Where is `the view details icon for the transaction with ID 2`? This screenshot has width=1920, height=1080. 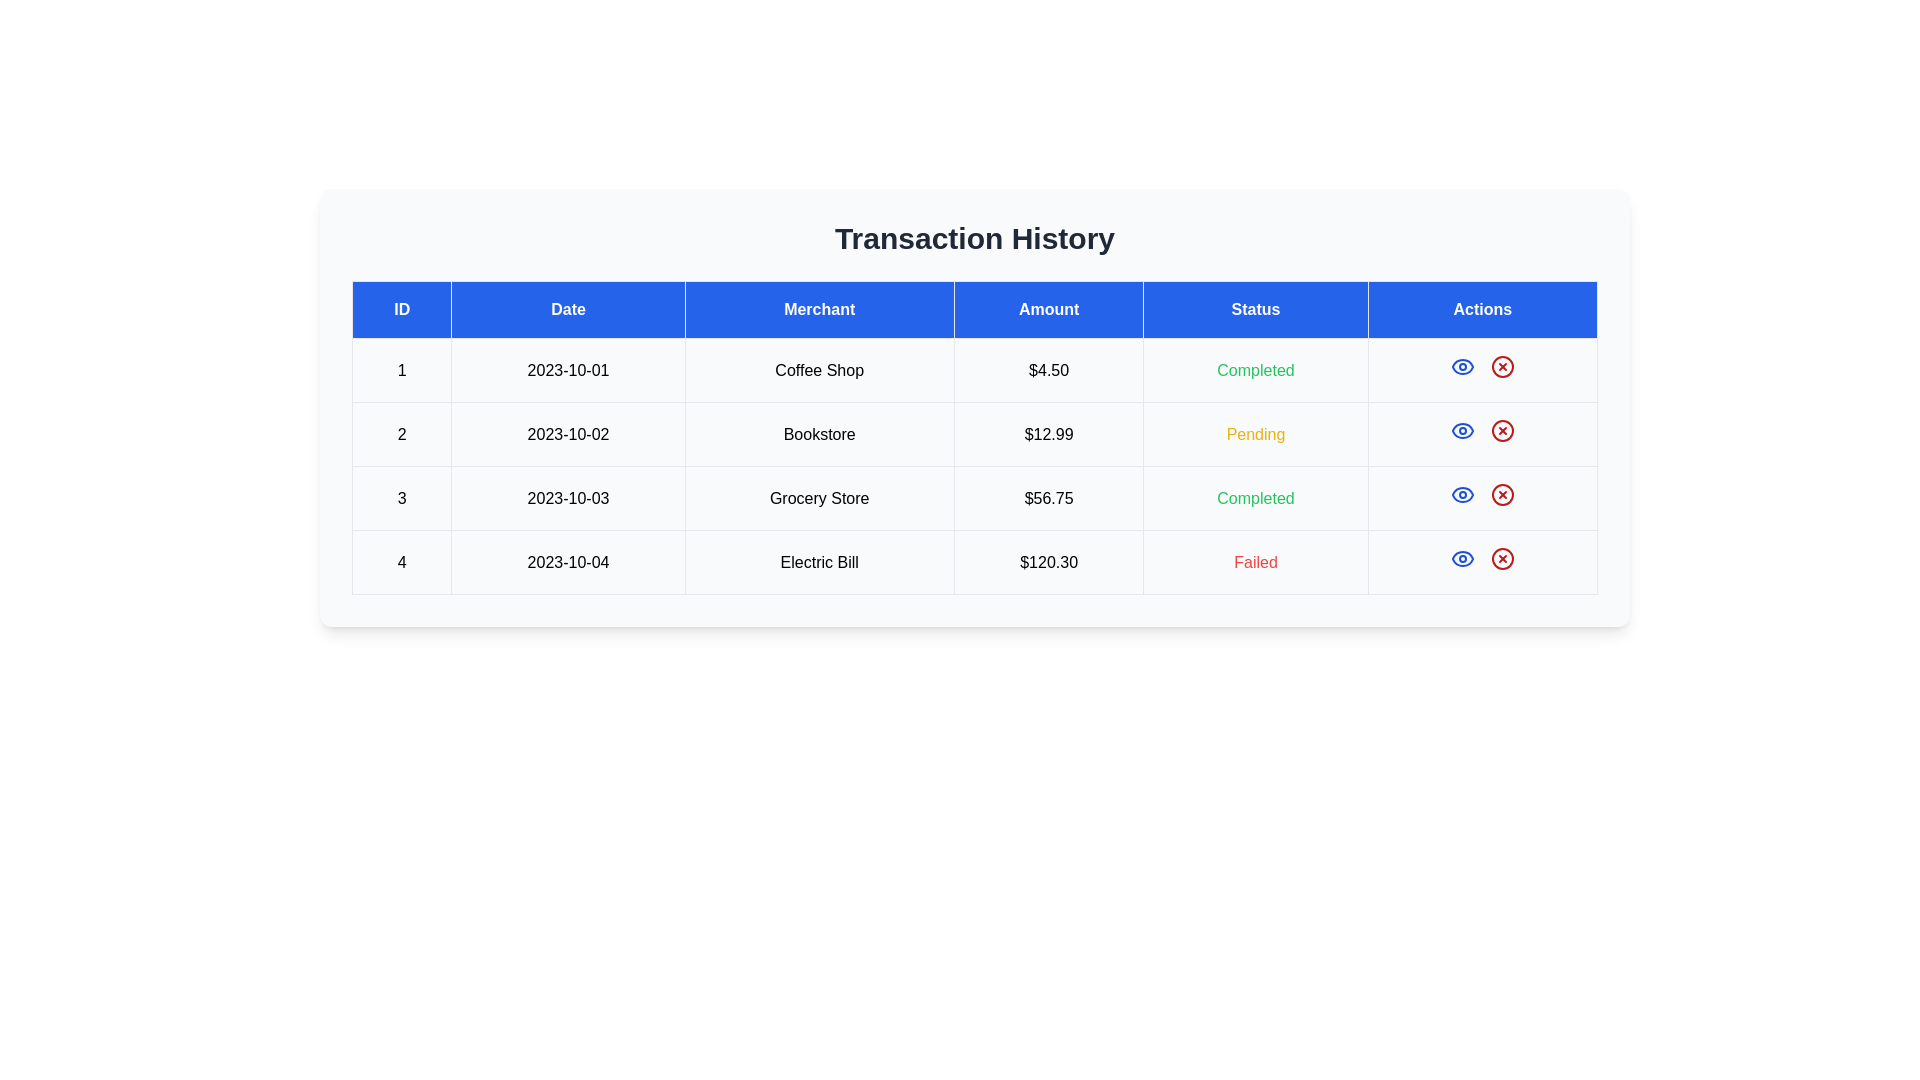
the view details icon for the transaction with ID 2 is located at coordinates (1462, 430).